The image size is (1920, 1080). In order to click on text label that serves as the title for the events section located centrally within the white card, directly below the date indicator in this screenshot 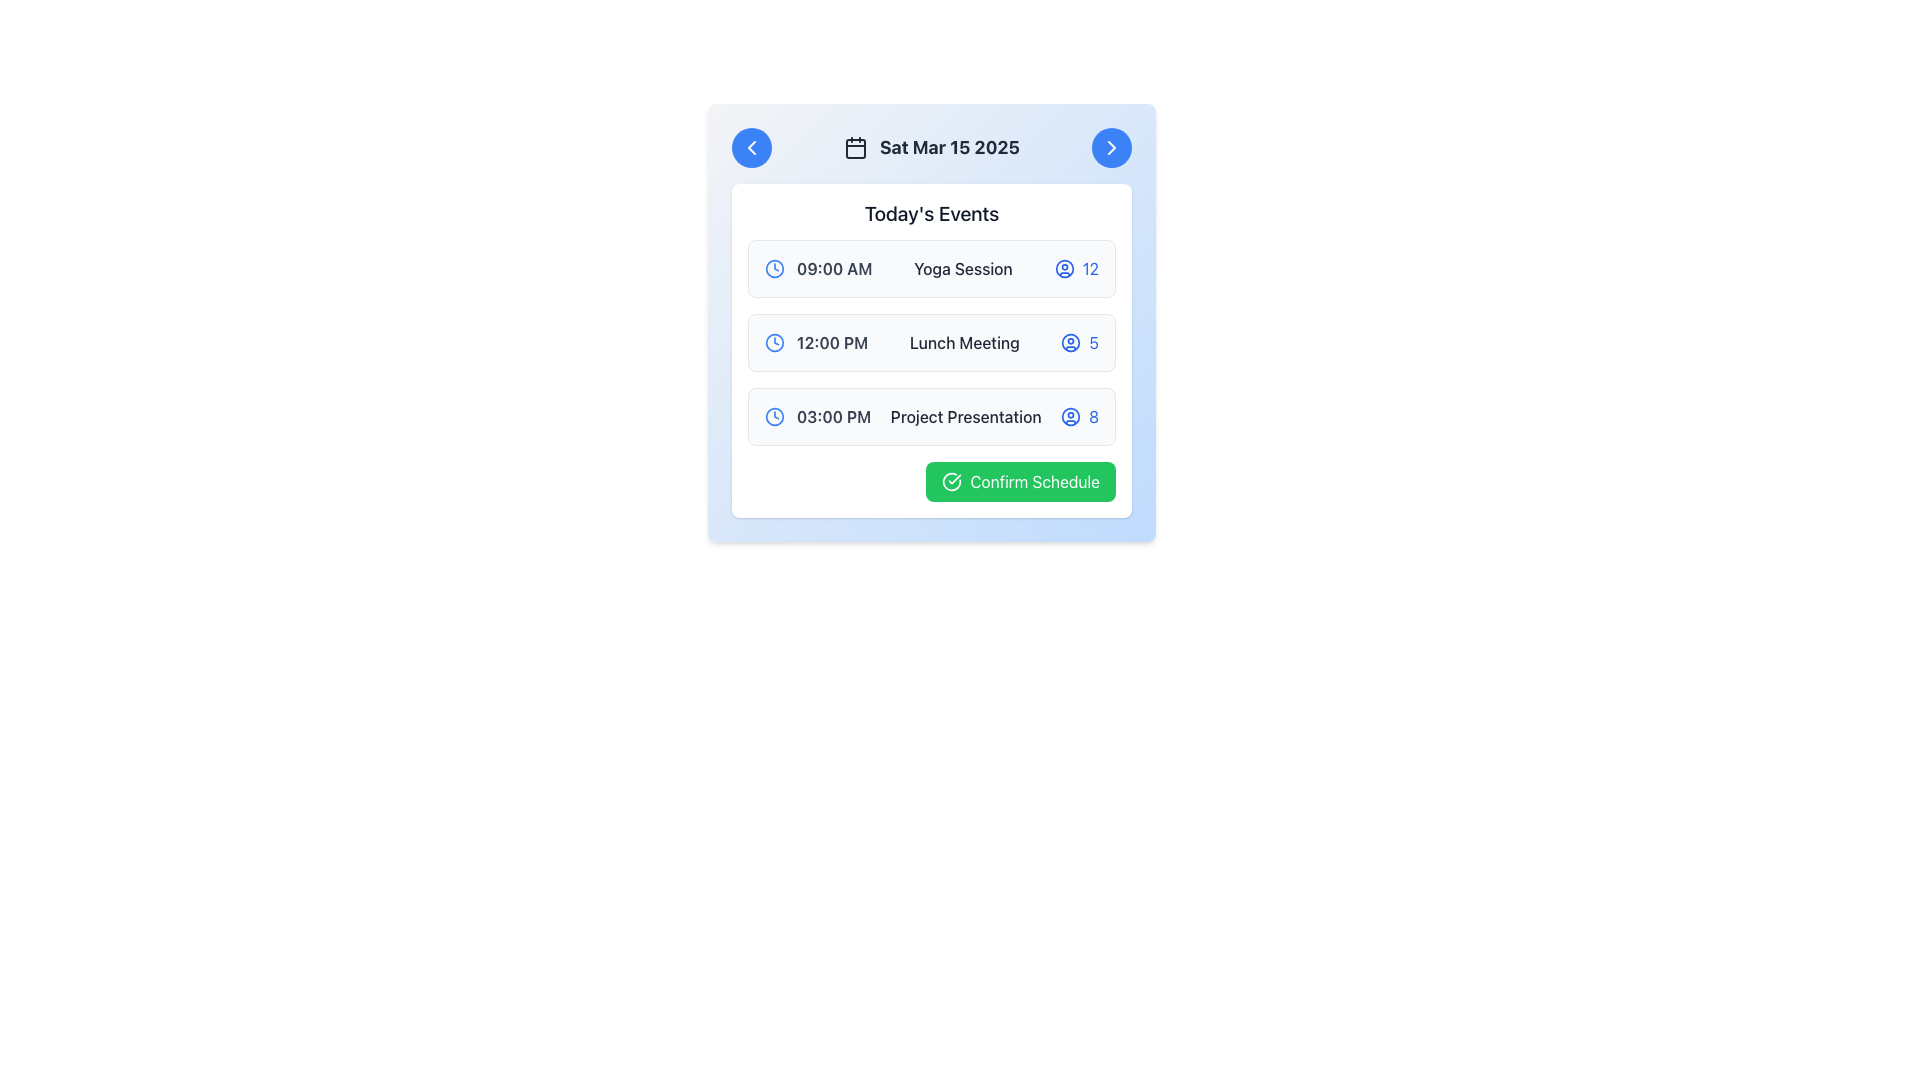, I will do `click(930, 213)`.